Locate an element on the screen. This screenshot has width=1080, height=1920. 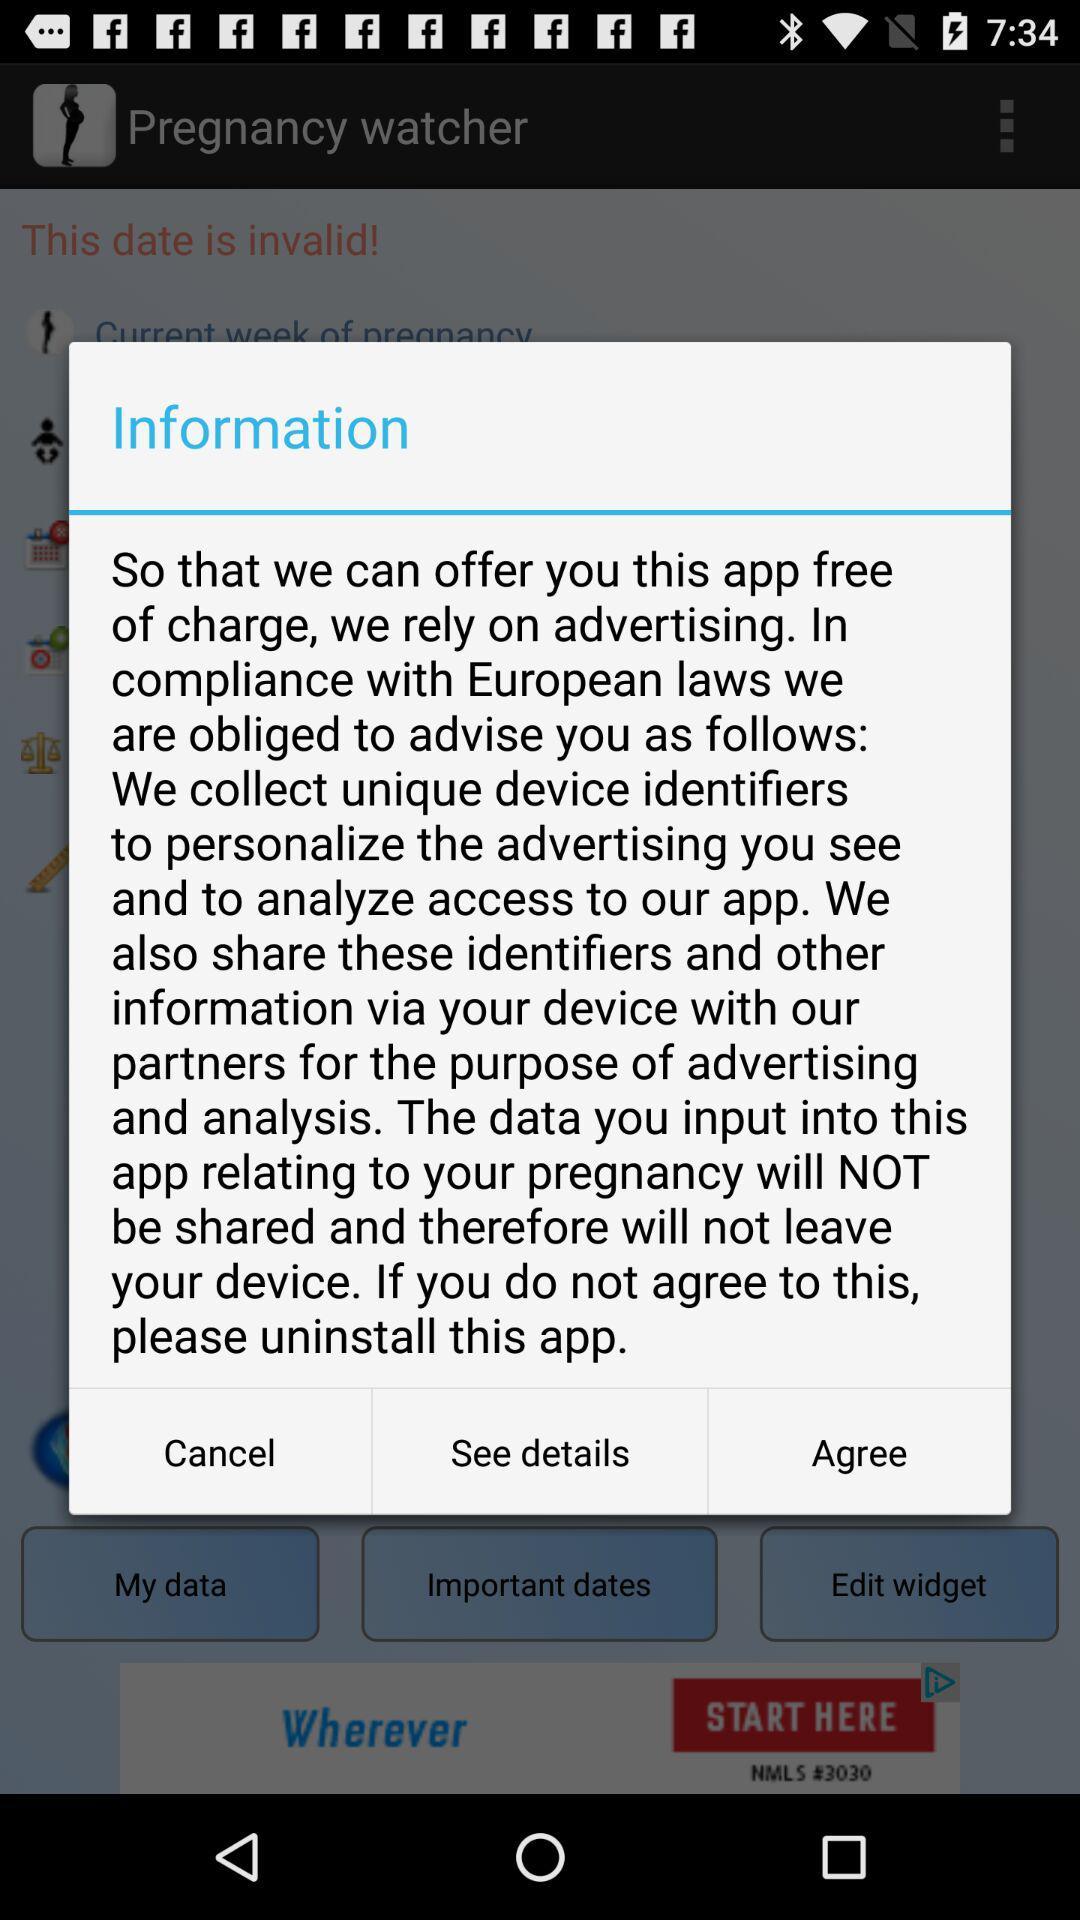
the item below the so that we is located at coordinates (540, 1451).